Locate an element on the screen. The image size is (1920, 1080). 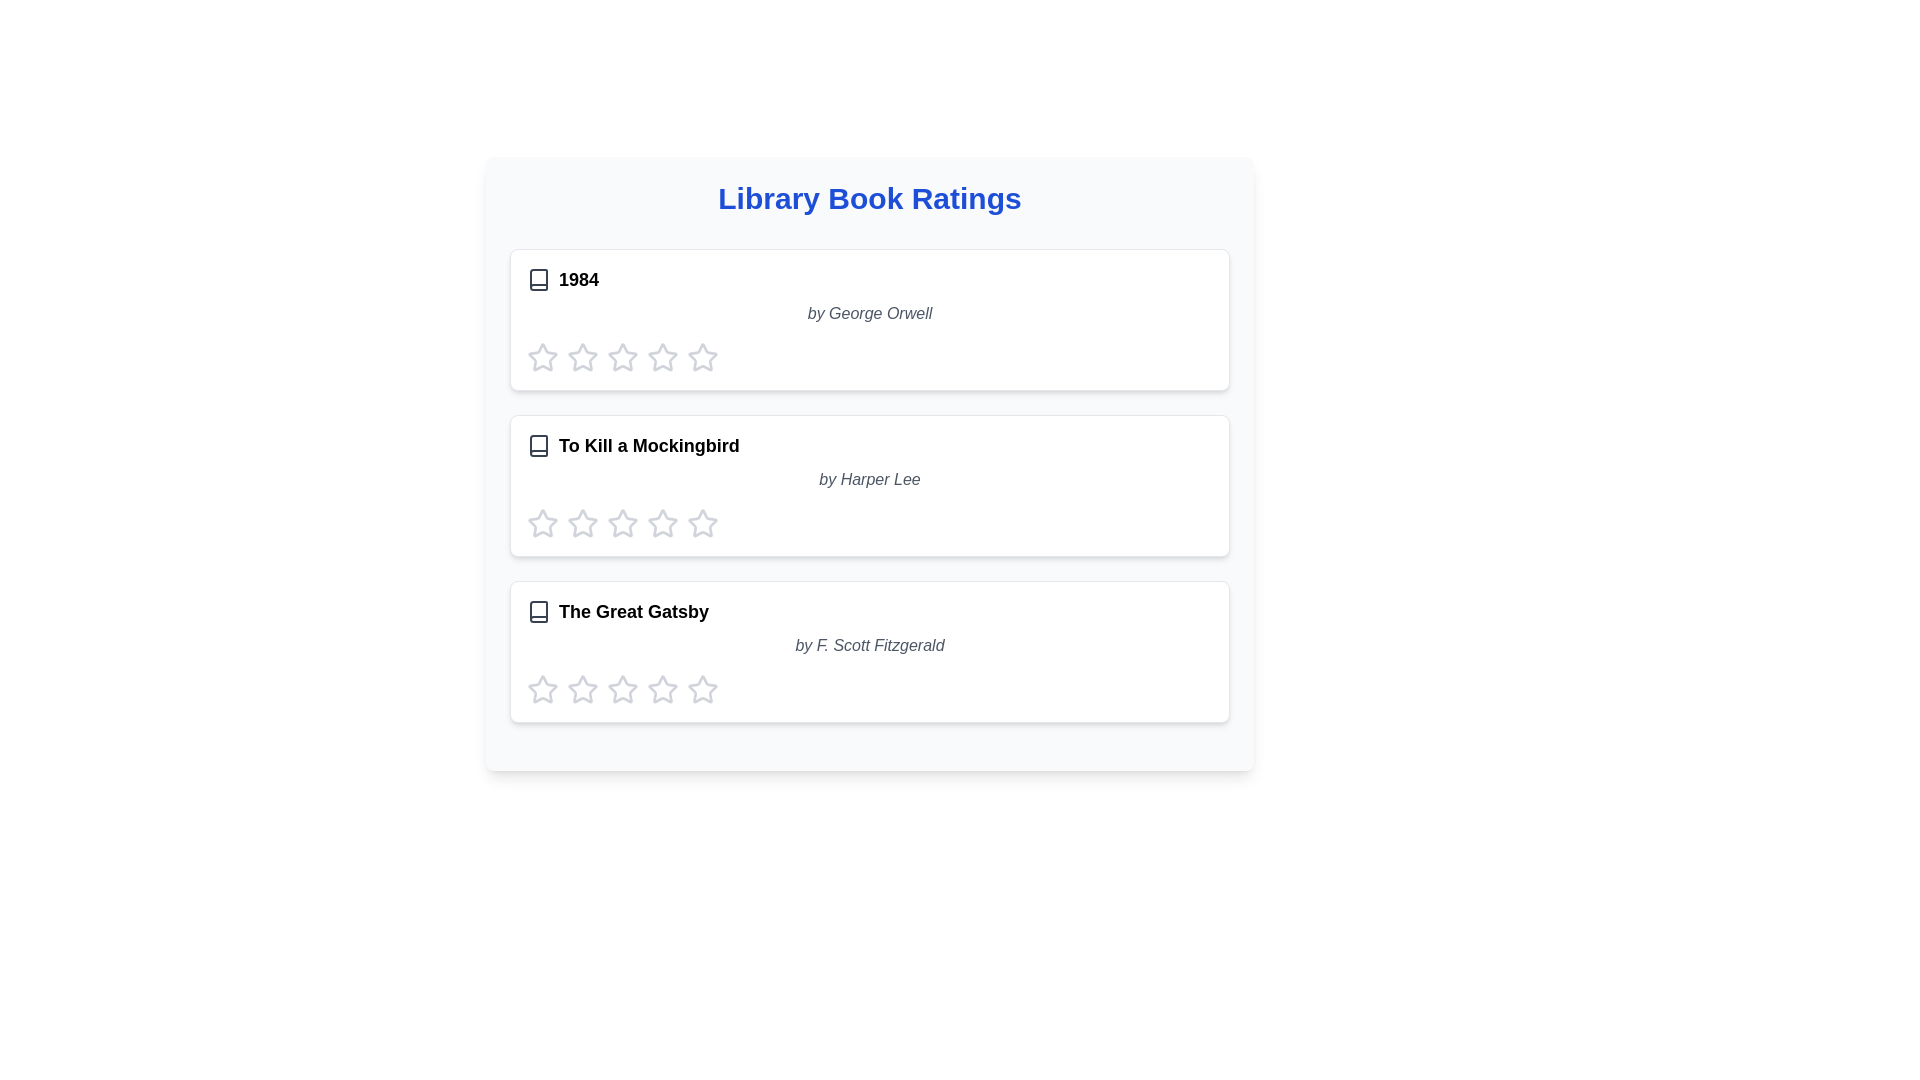
the first star icon in the rating system under the book titled 'The Great Gatsby' to rate it is located at coordinates (581, 688).